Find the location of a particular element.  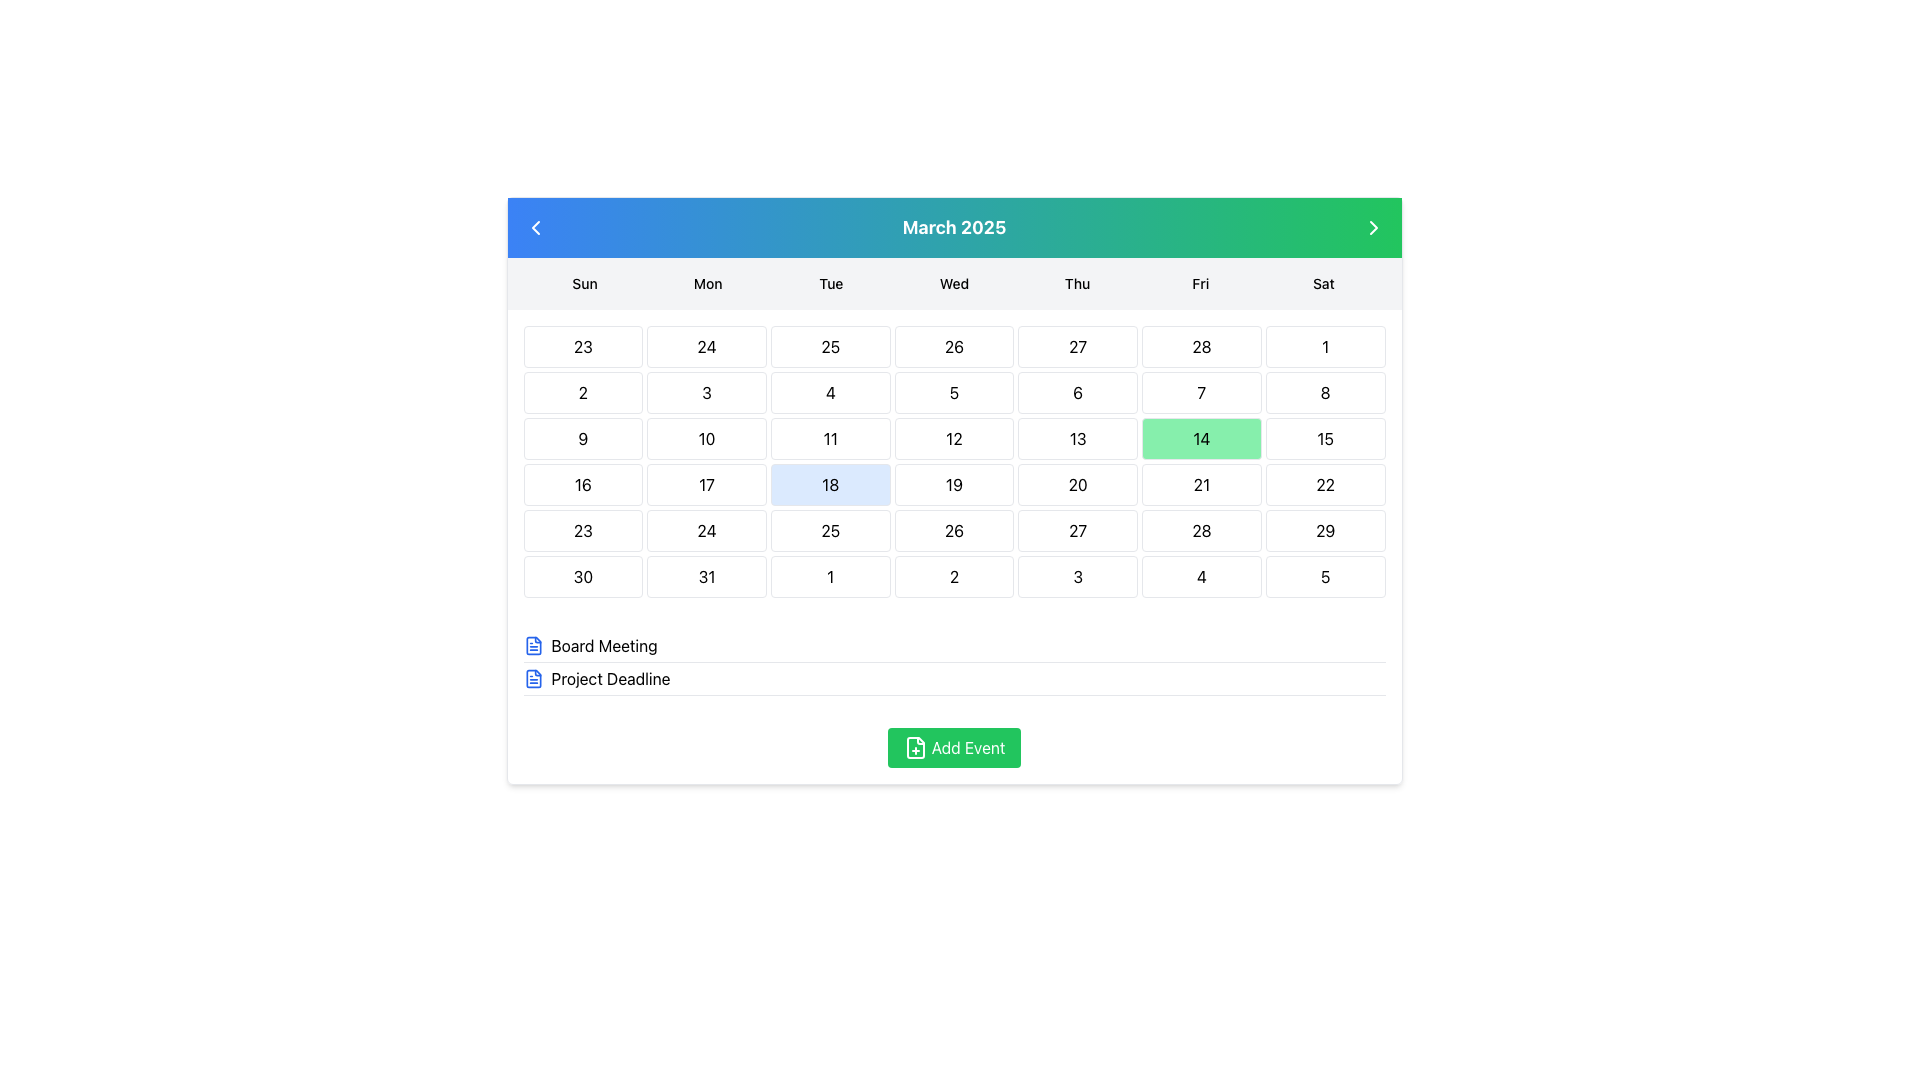

the text element displaying 'March 2025' which is centrally aligned in a bold, large font against a gradient background is located at coordinates (953, 226).